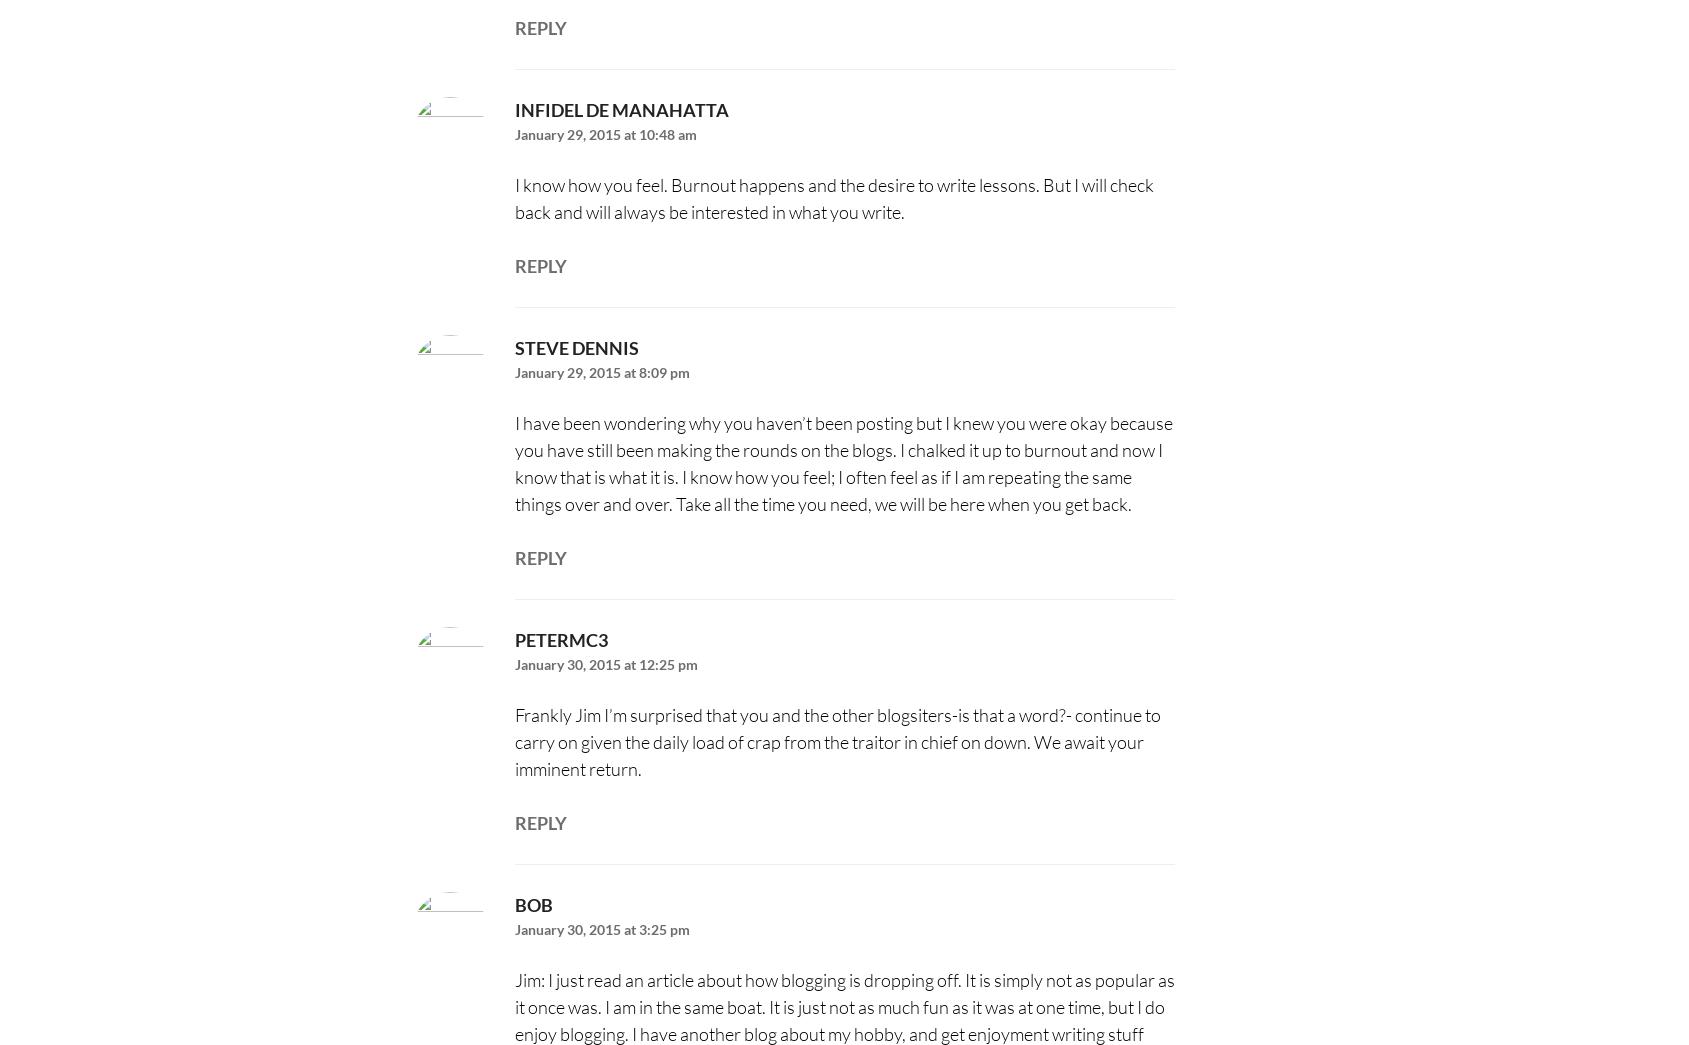 The width and height of the screenshot is (1689, 1045). I want to click on 'I know how you feel.  Burnout happens and the desire to write lessons.  But I will check back and will always be interested in what you write.', so click(513, 198).